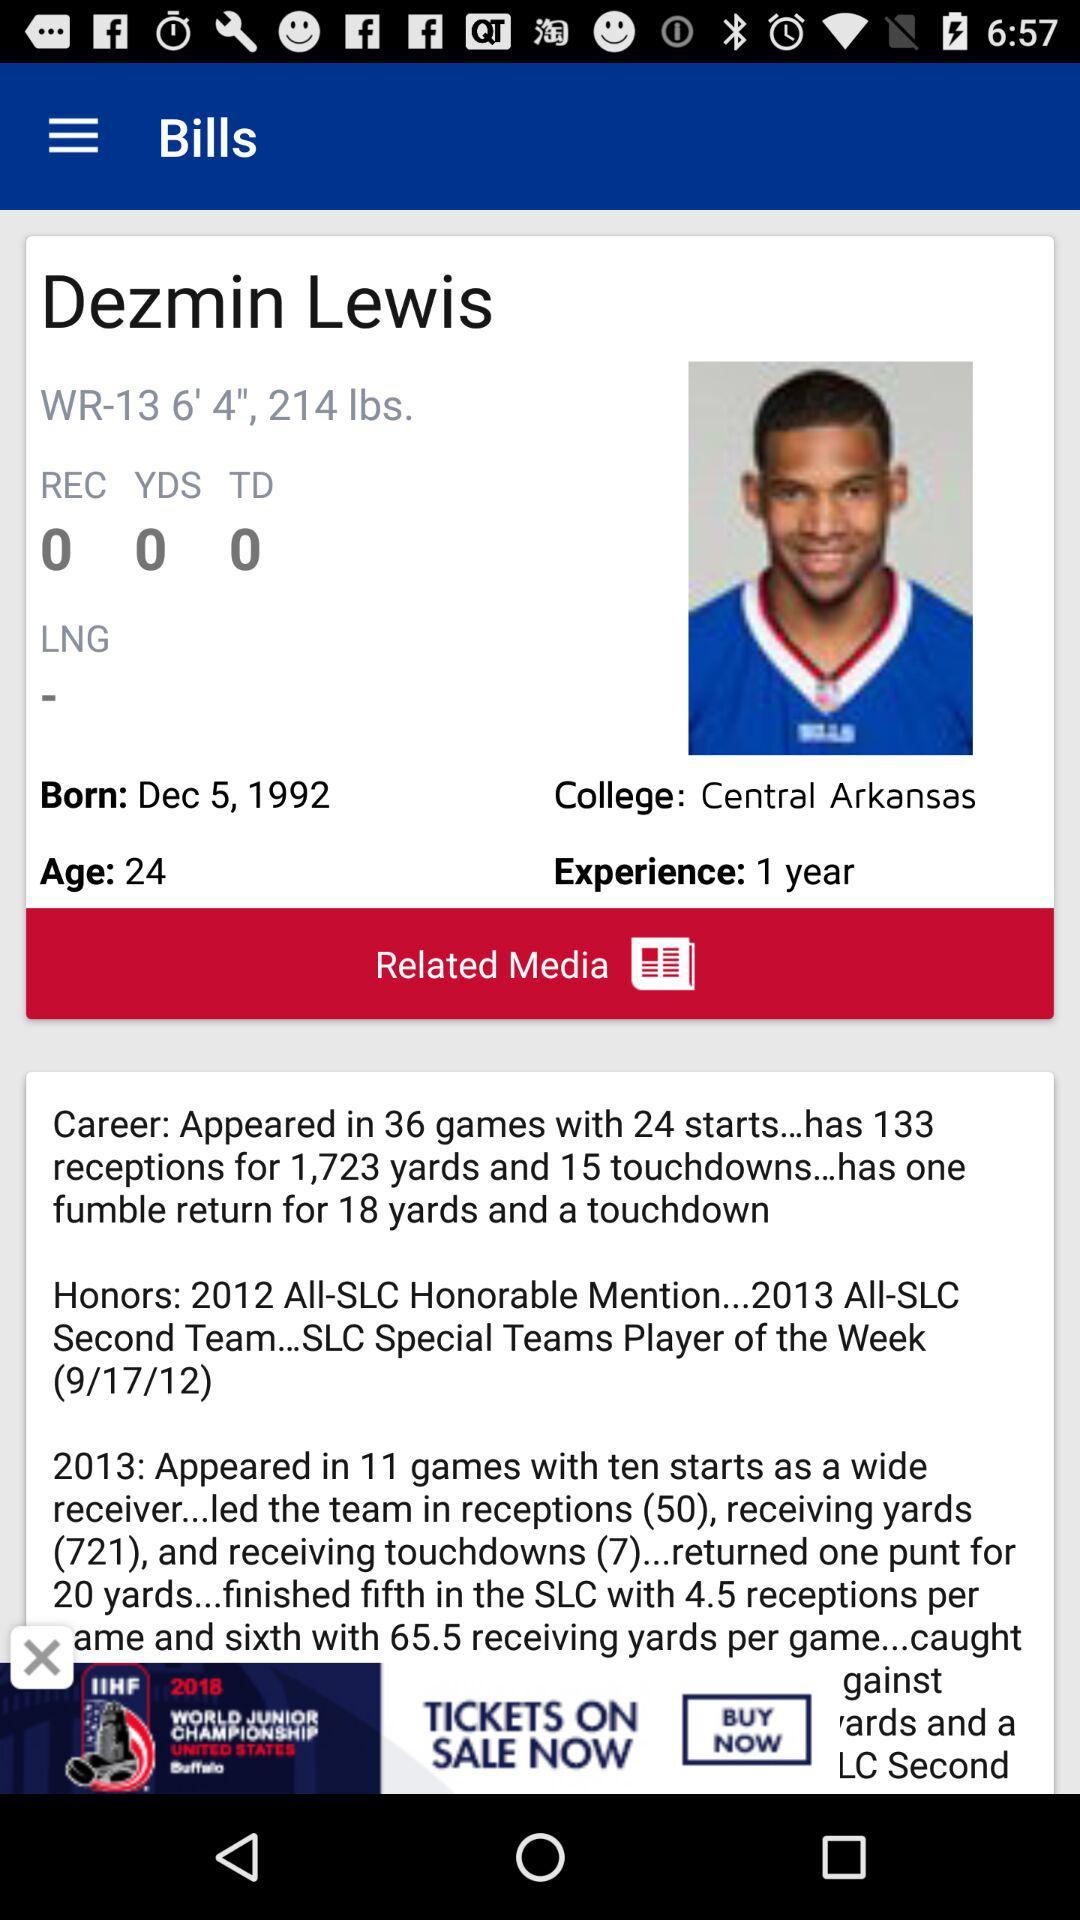 This screenshot has height=1920, width=1080. I want to click on item below the related media icon, so click(540, 1727).